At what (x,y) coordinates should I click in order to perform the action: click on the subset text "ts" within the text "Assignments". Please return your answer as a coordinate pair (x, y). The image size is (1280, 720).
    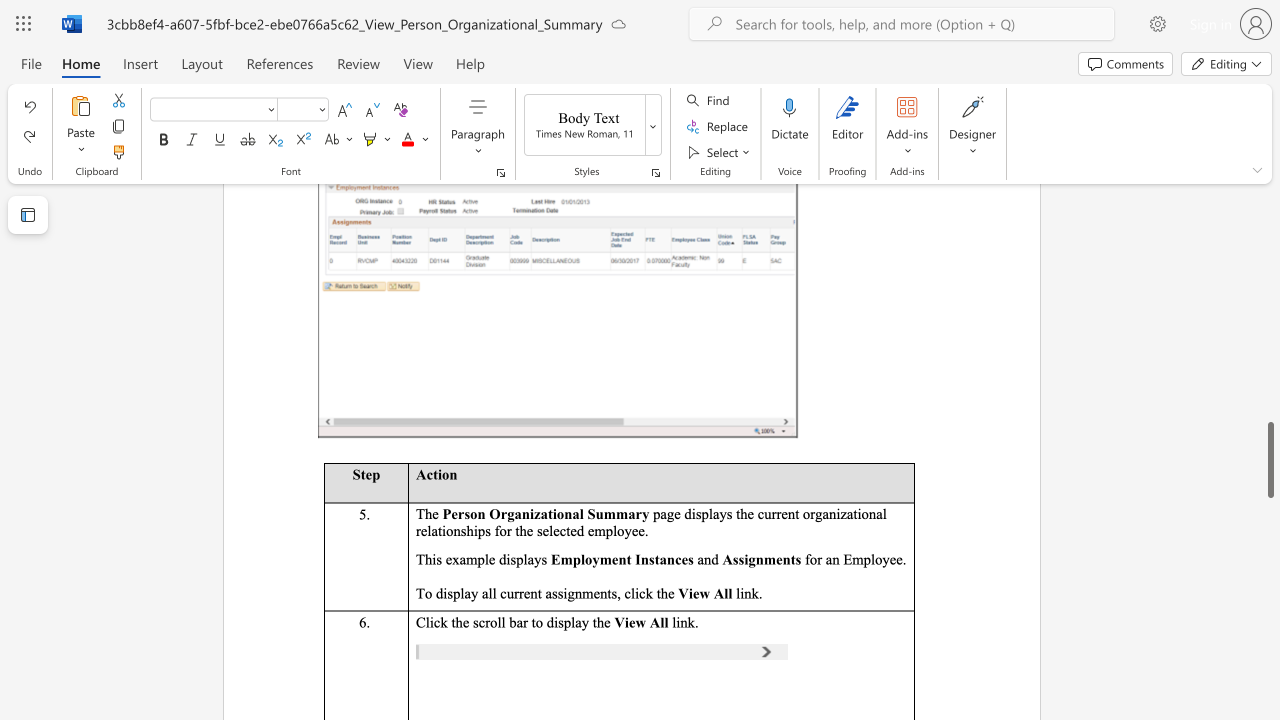
    Looking at the image, I should click on (789, 559).